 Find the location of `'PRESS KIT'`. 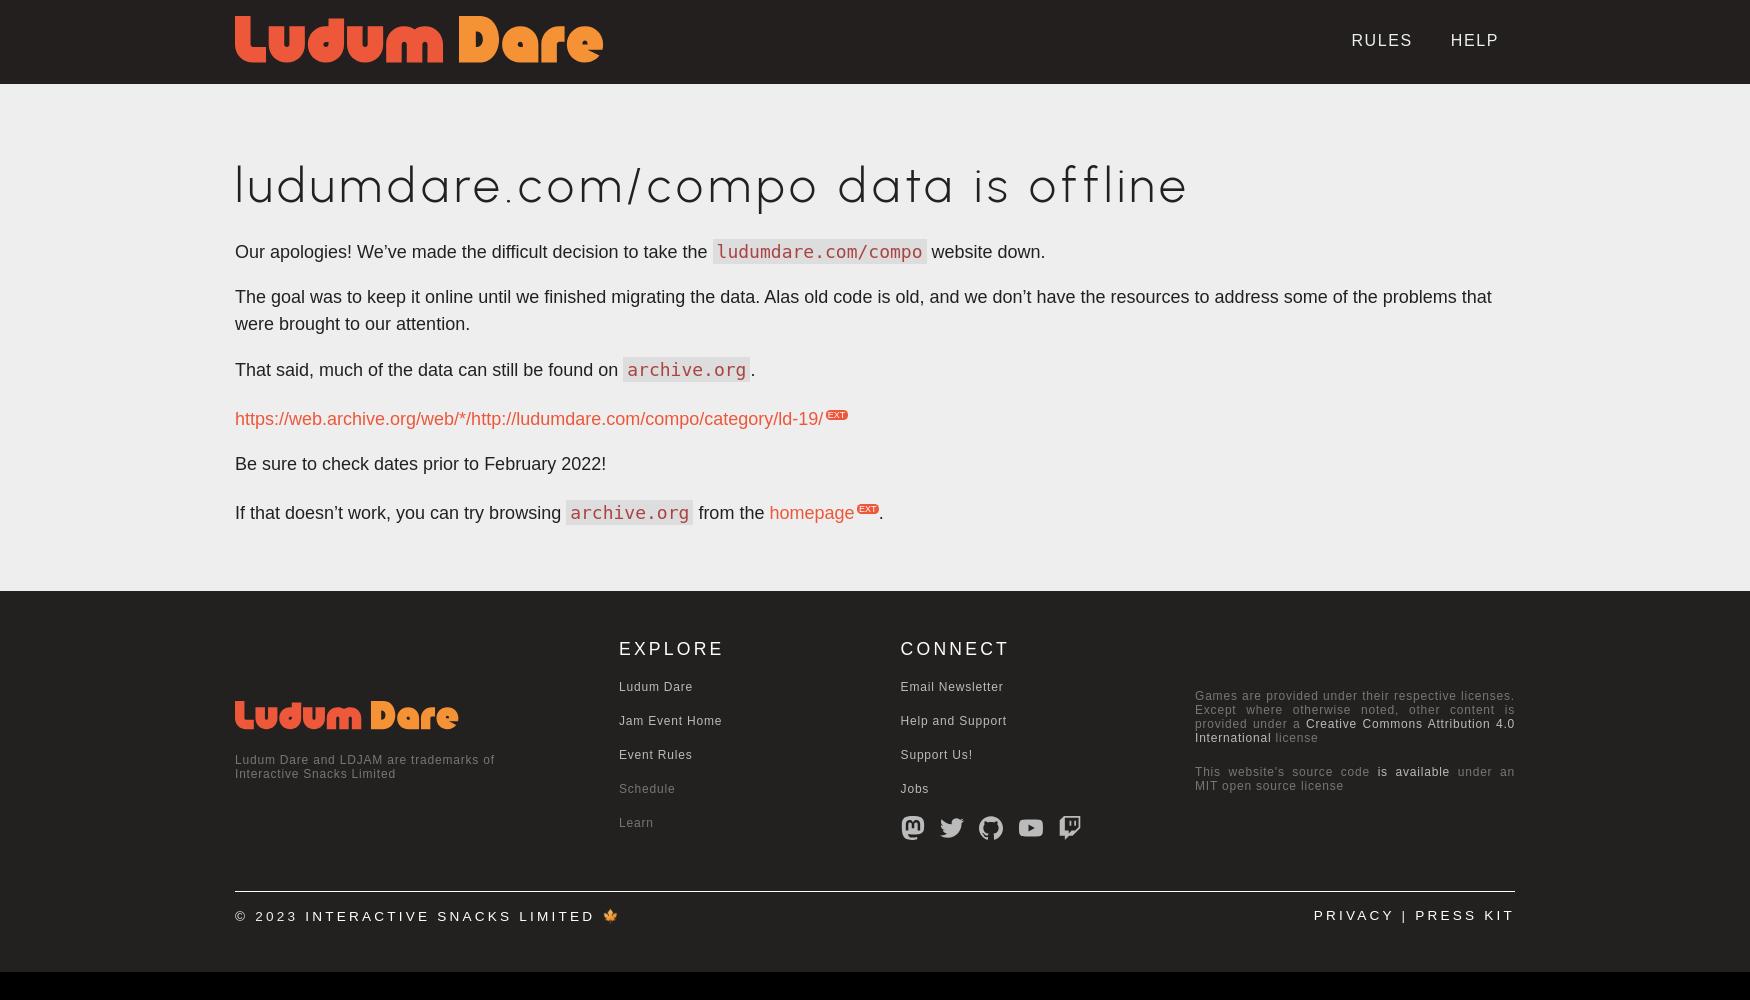

'PRESS KIT' is located at coordinates (1464, 915).